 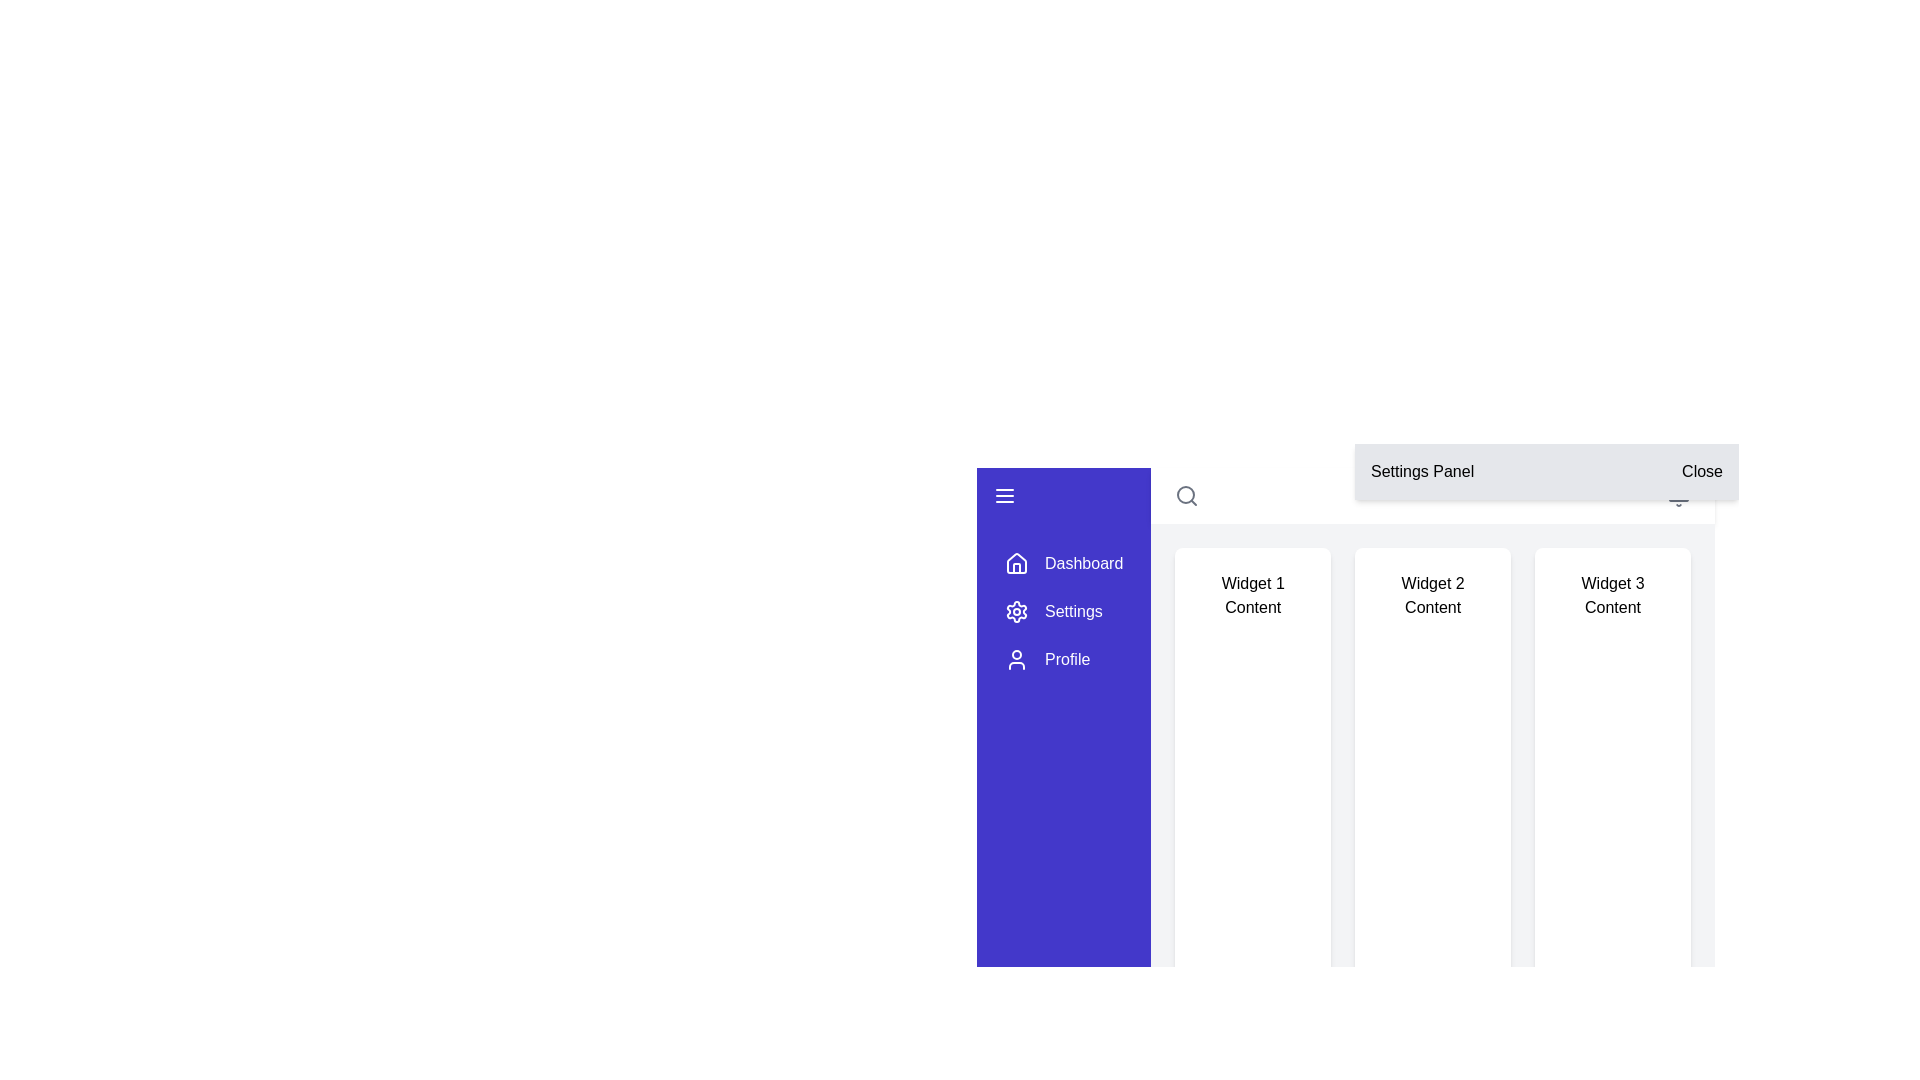 What do you see at coordinates (1017, 659) in the screenshot?
I see `the user icon, which is a circular head and shoulders silhouette in white on a purple background` at bounding box center [1017, 659].